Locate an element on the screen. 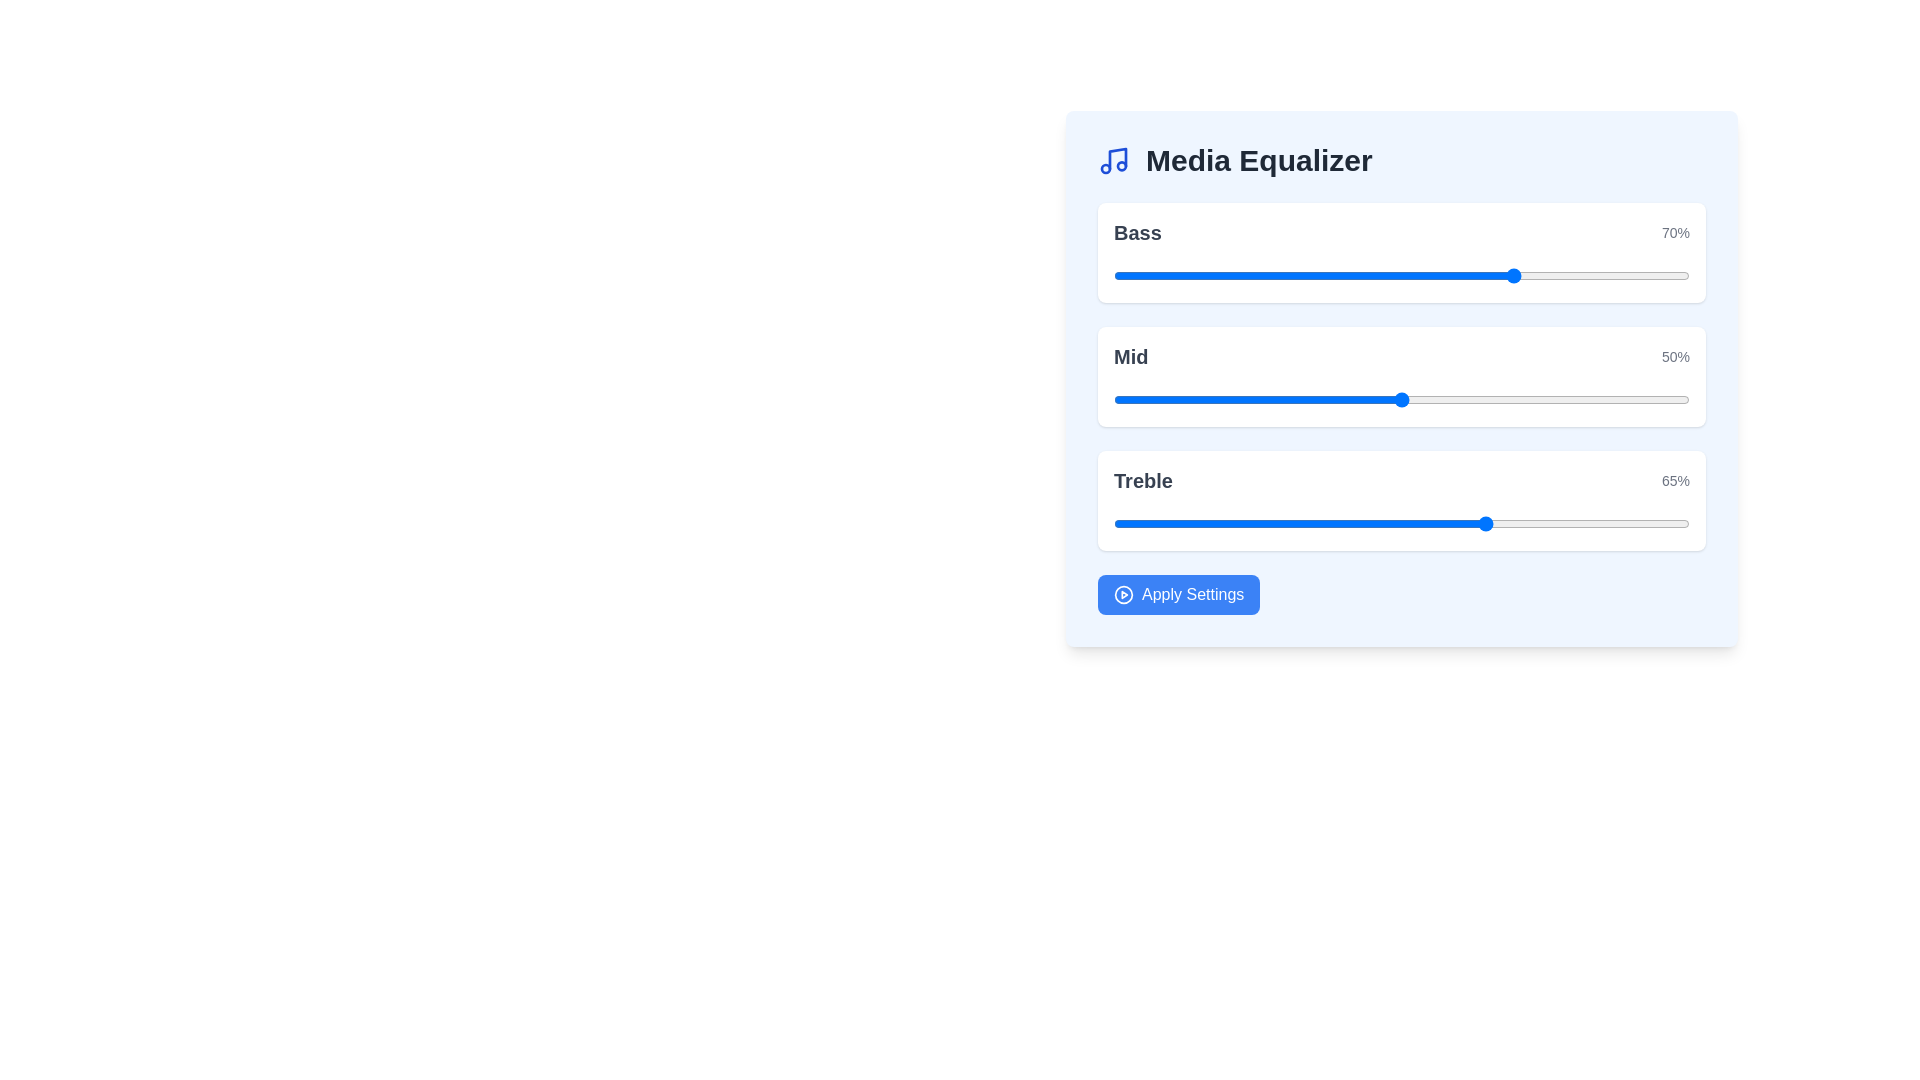 The width and height of the screenshot is (1920, 1080). the bass level is located at coordinates (1200, 272).